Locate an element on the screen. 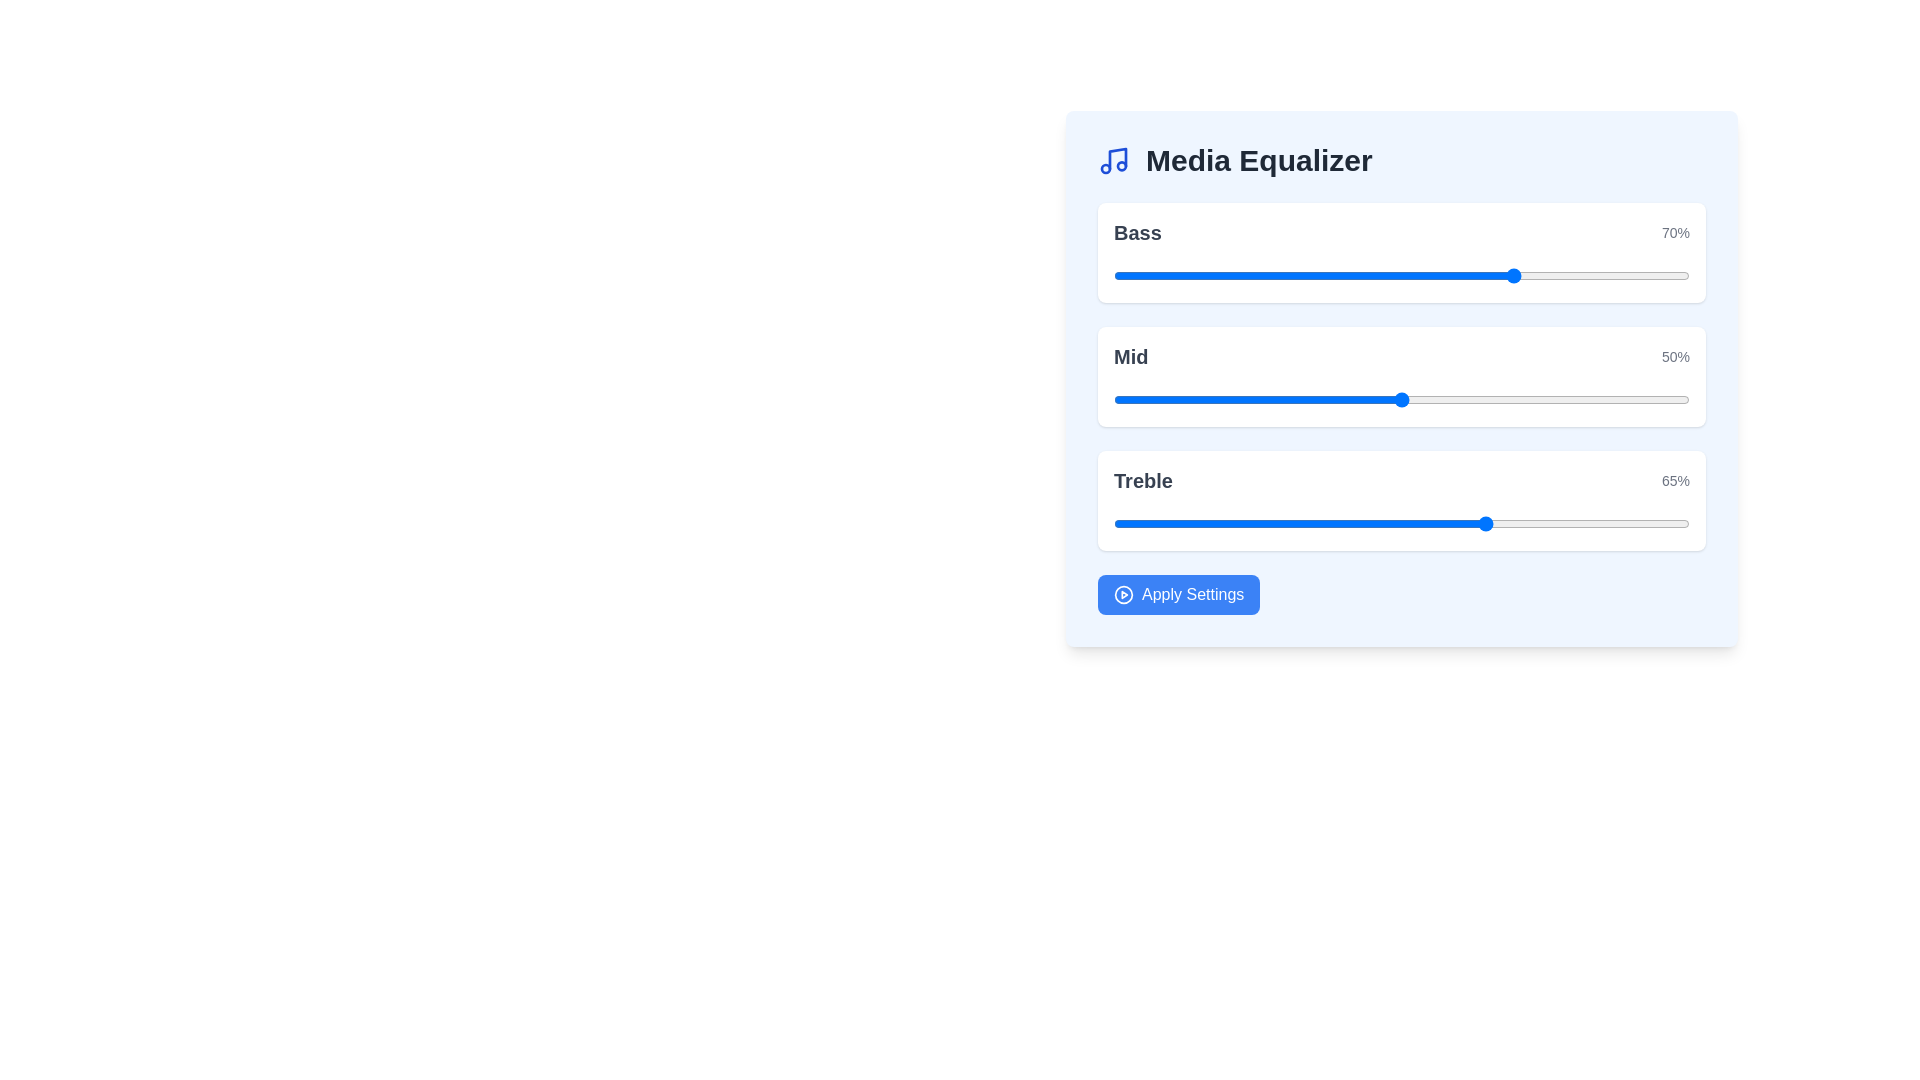 The width and height of the screenshot is (1920, 1080). the bass level is located at coordinates (1200, 272).